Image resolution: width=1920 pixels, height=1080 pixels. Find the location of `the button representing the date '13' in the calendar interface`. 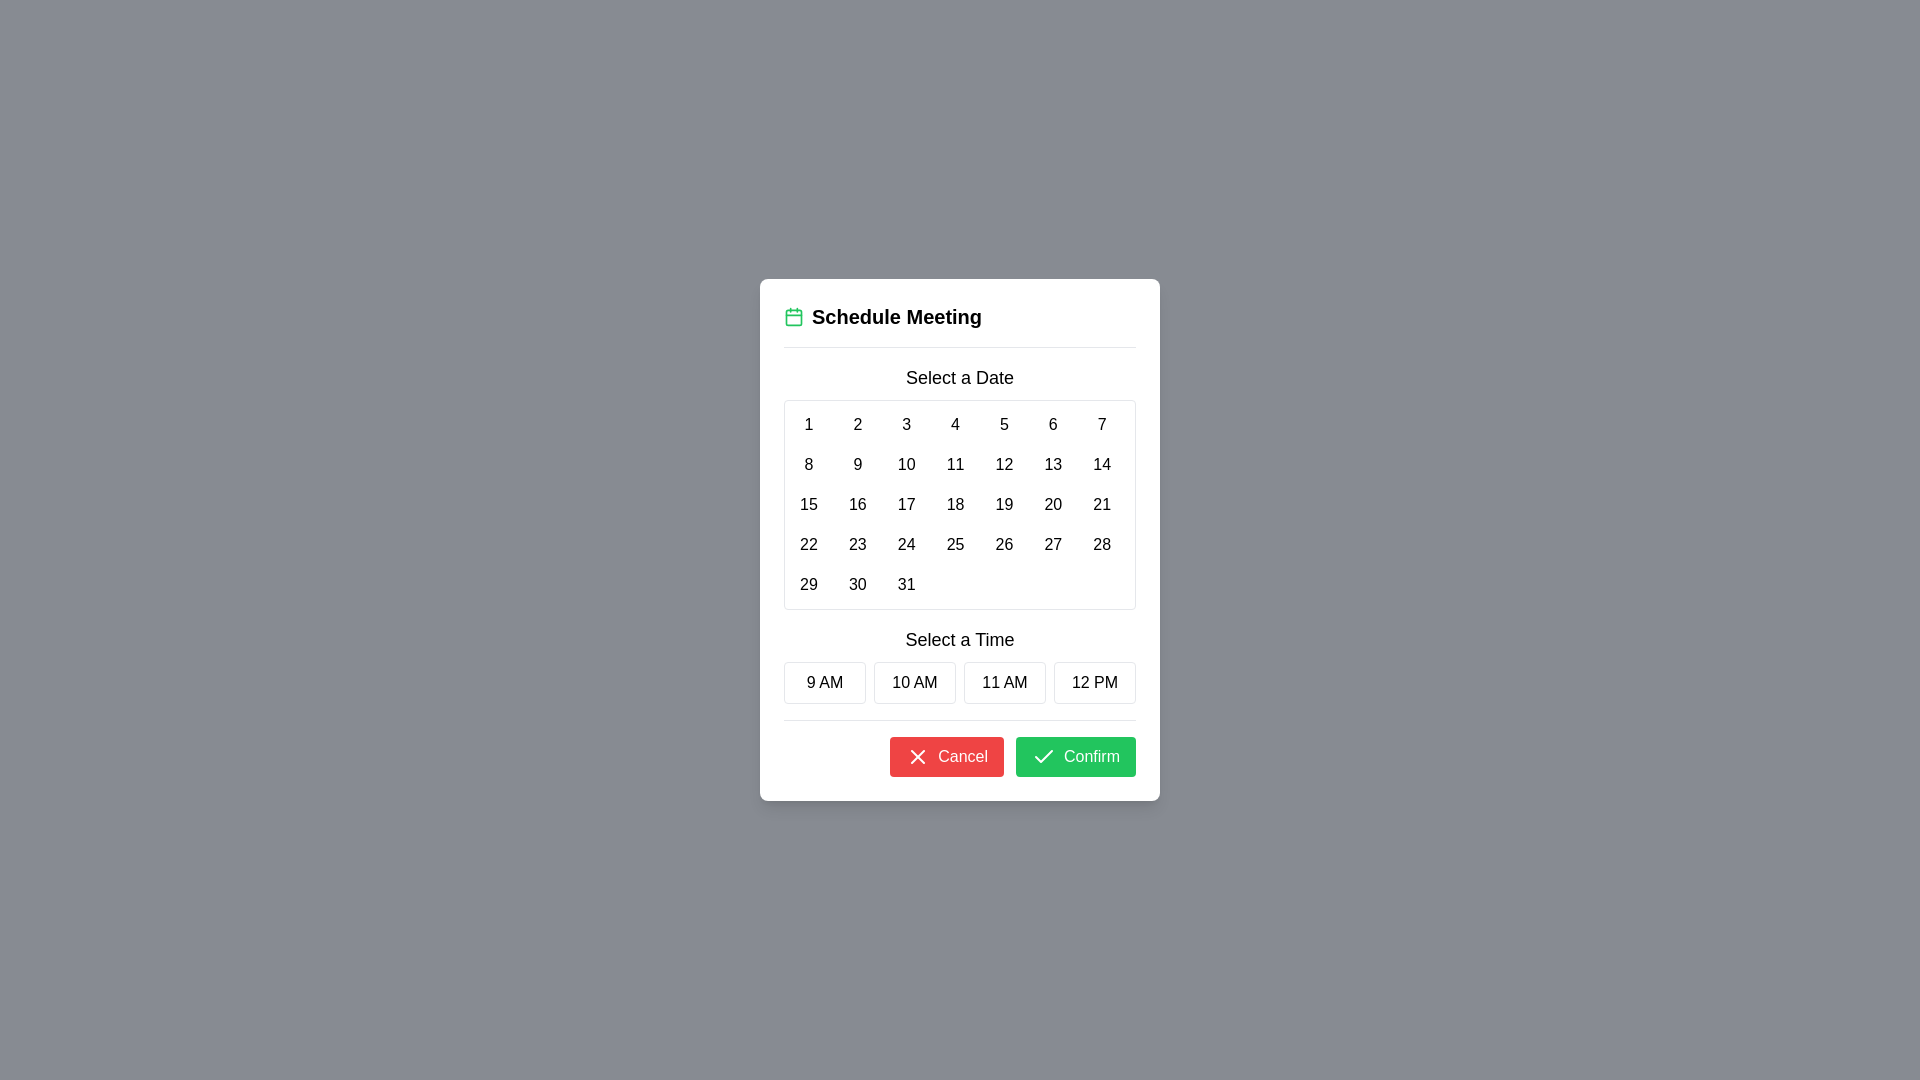

the button representing the date '13' in the calendar interface is located at coordinates (1052, 465).